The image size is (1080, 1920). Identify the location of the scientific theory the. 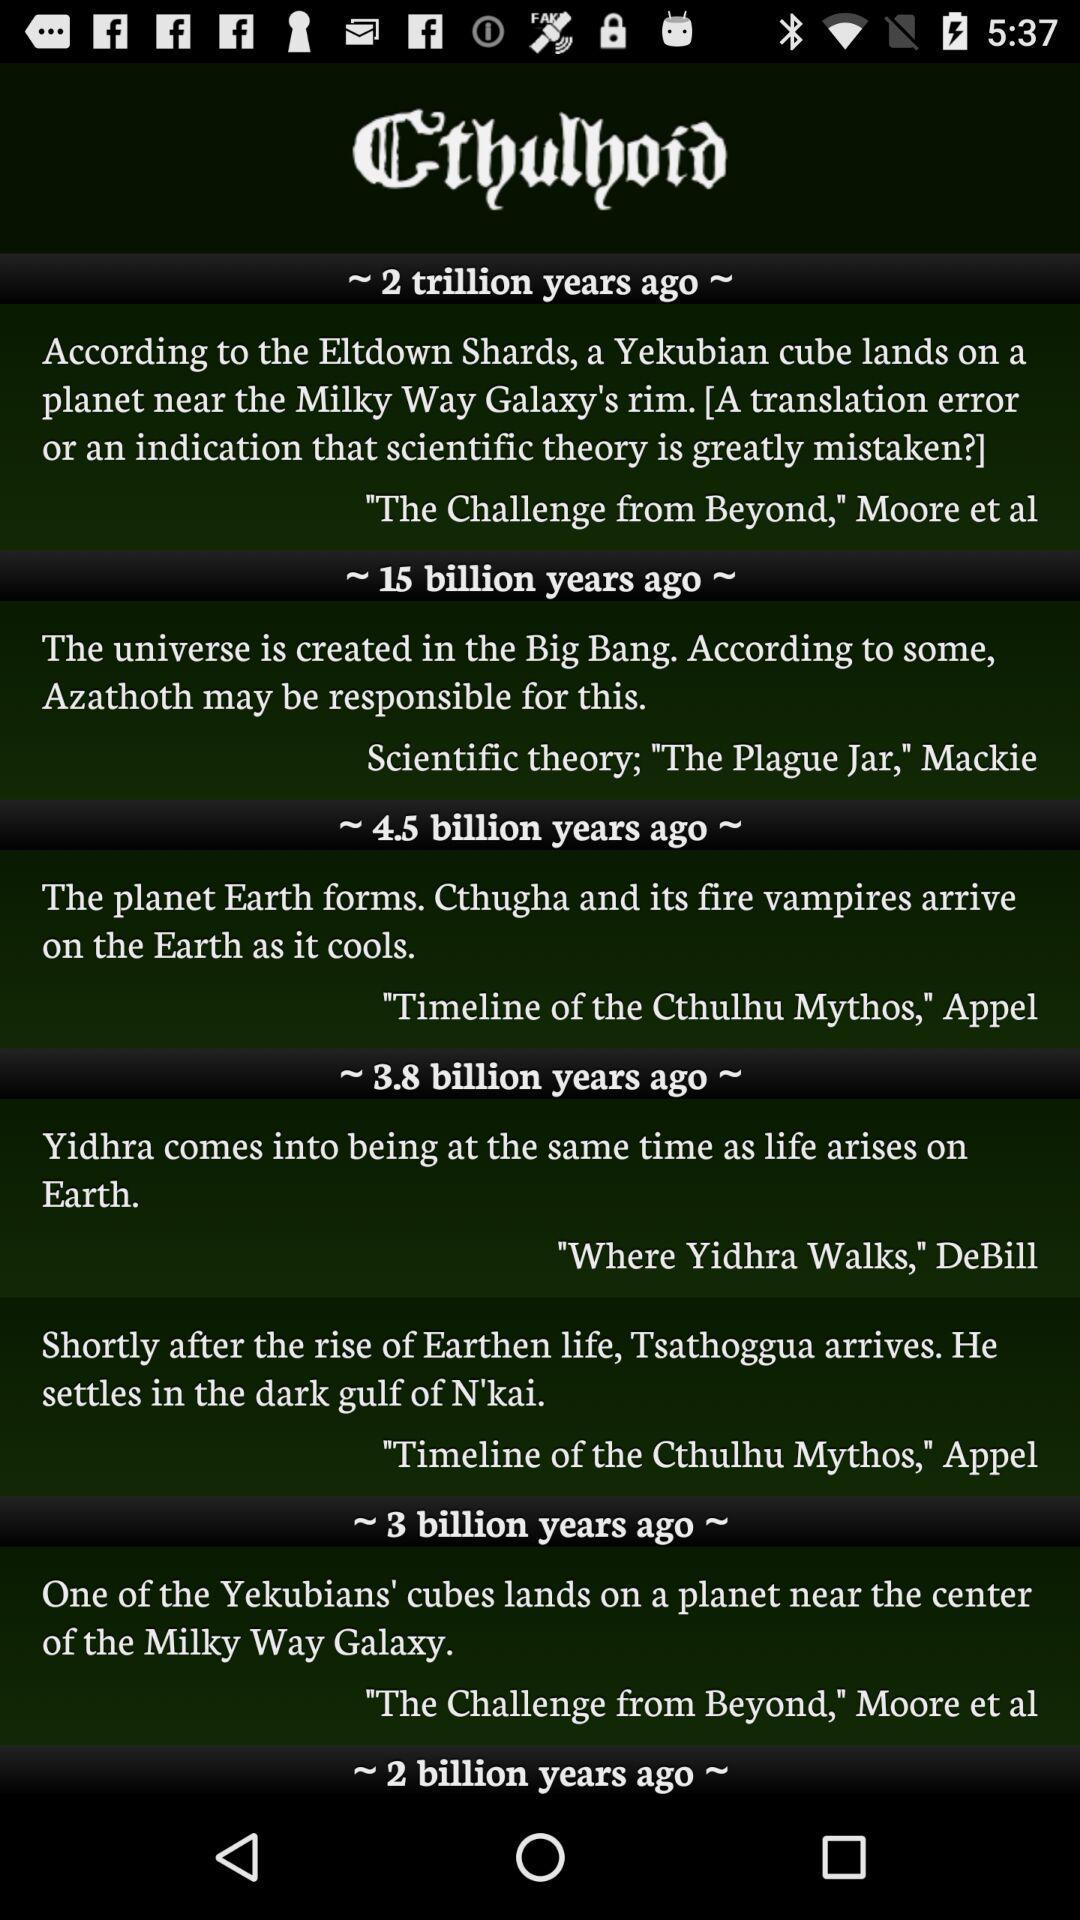
(540, 754).